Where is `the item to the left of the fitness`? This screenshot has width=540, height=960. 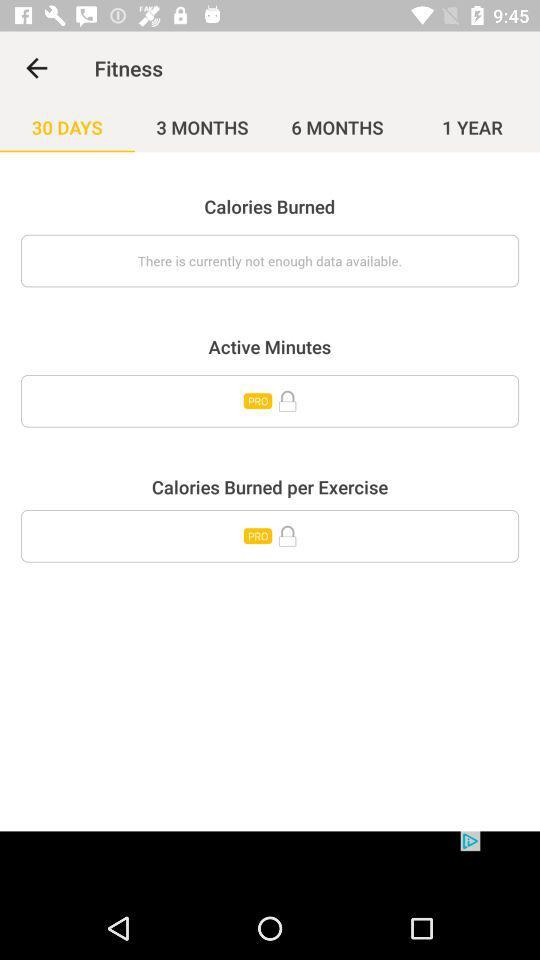
the item to the left of the fitness is located at coordinates (36, 68).